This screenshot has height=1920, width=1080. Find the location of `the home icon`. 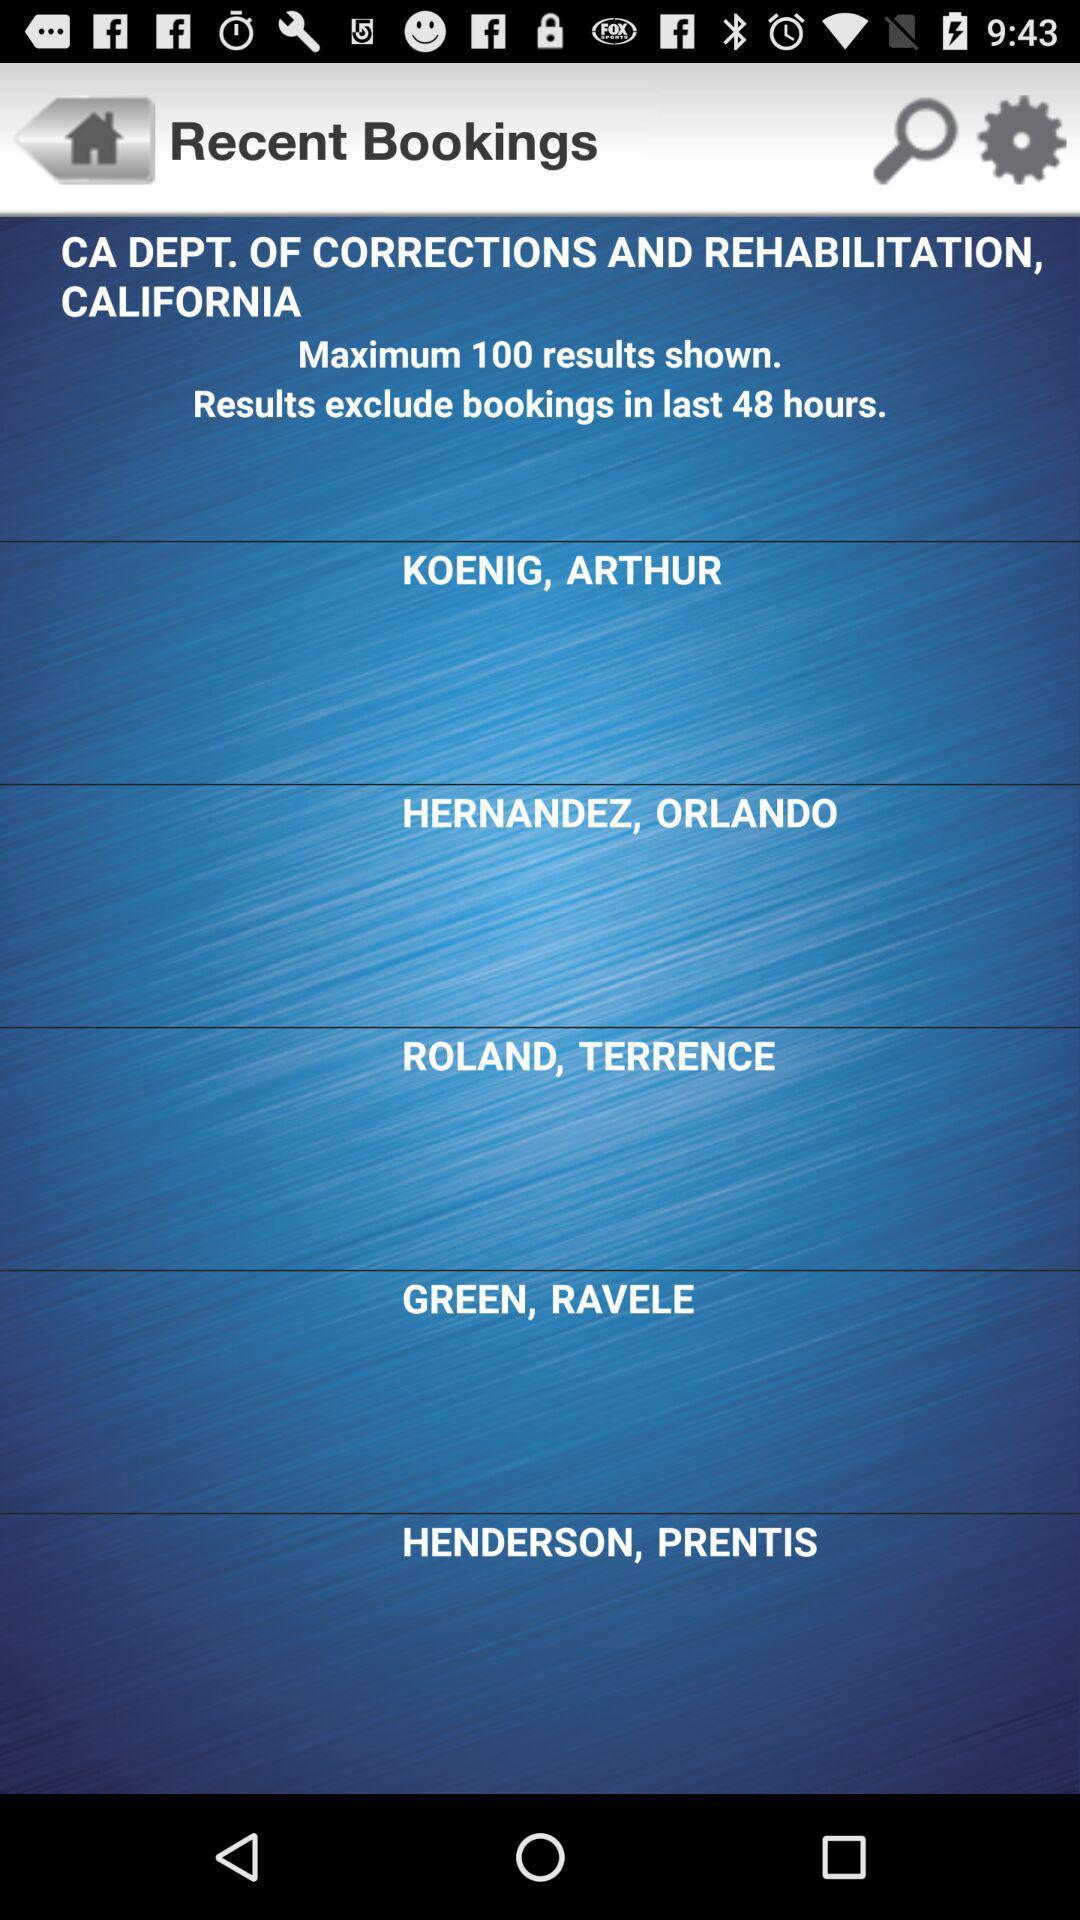

the home icon is located at coordinates (83, 148).